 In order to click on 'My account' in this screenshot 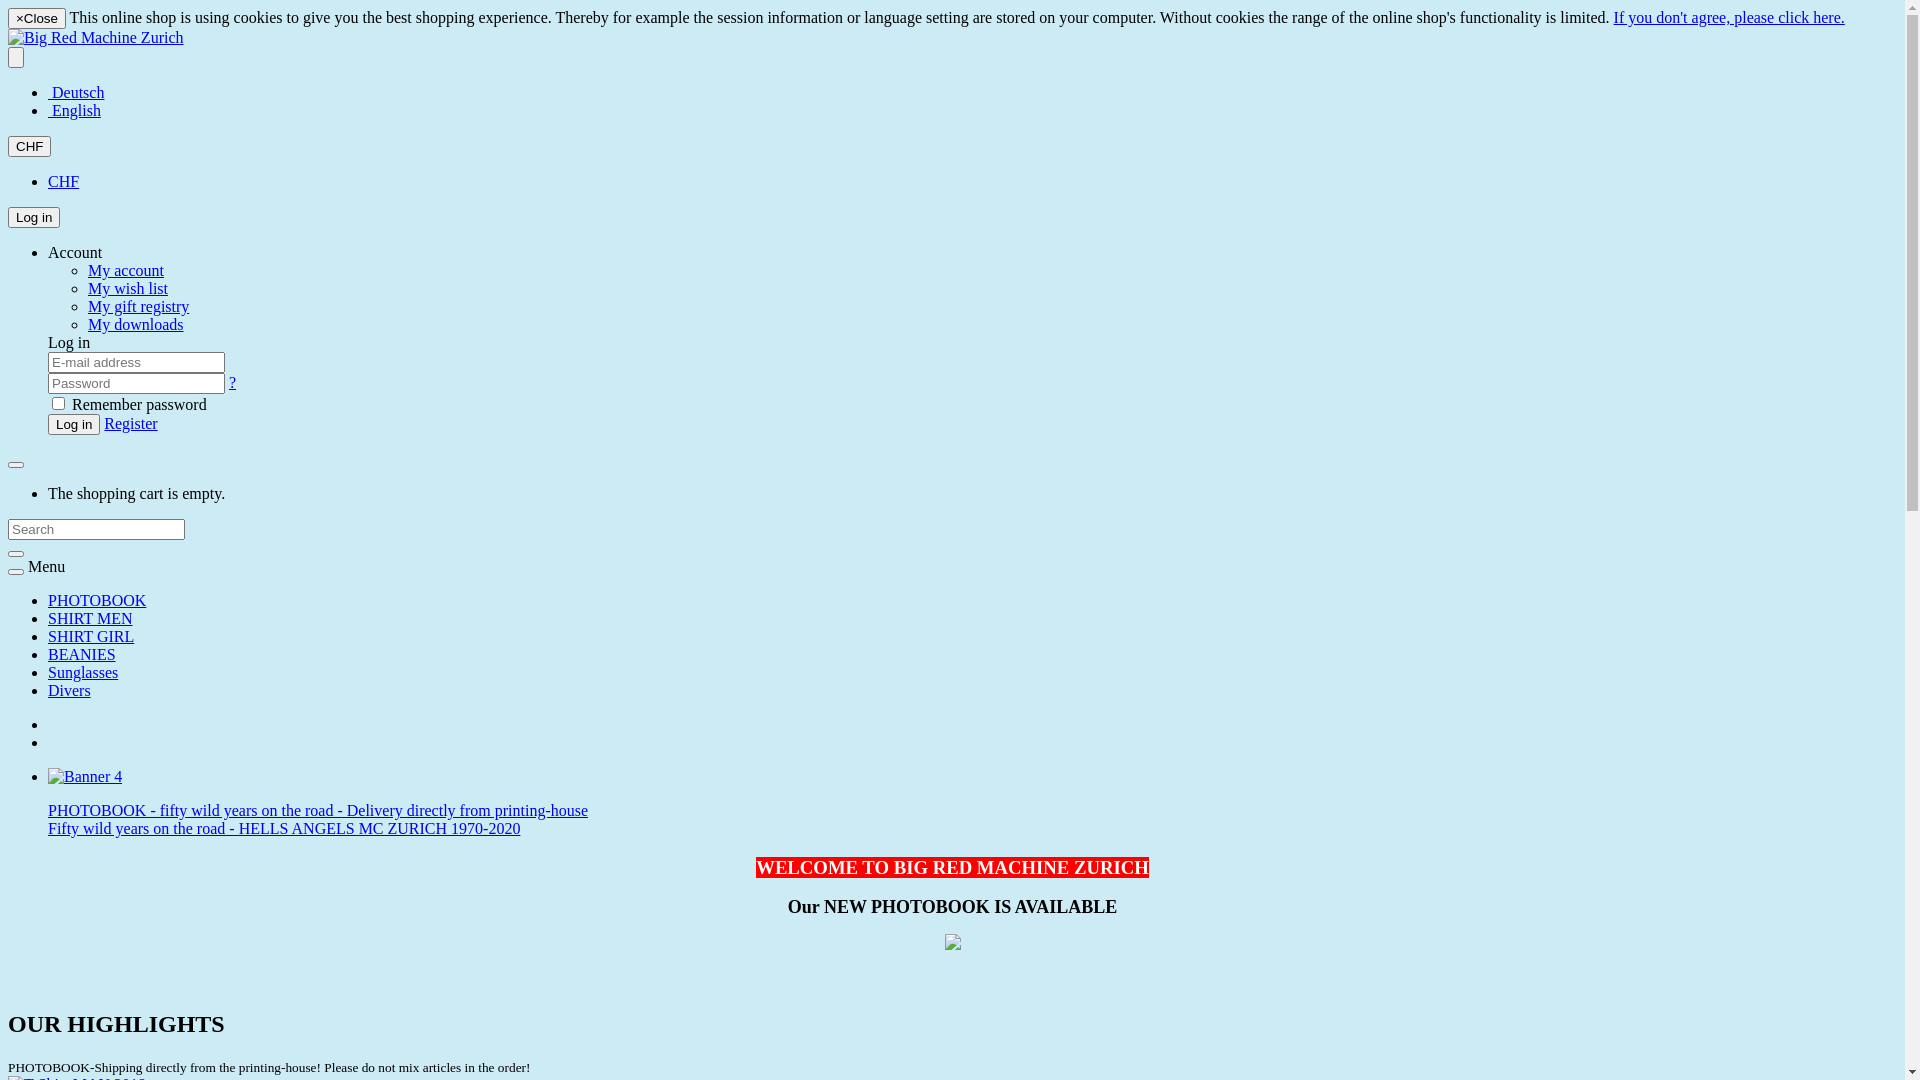, I will do `click(86, 270)`.